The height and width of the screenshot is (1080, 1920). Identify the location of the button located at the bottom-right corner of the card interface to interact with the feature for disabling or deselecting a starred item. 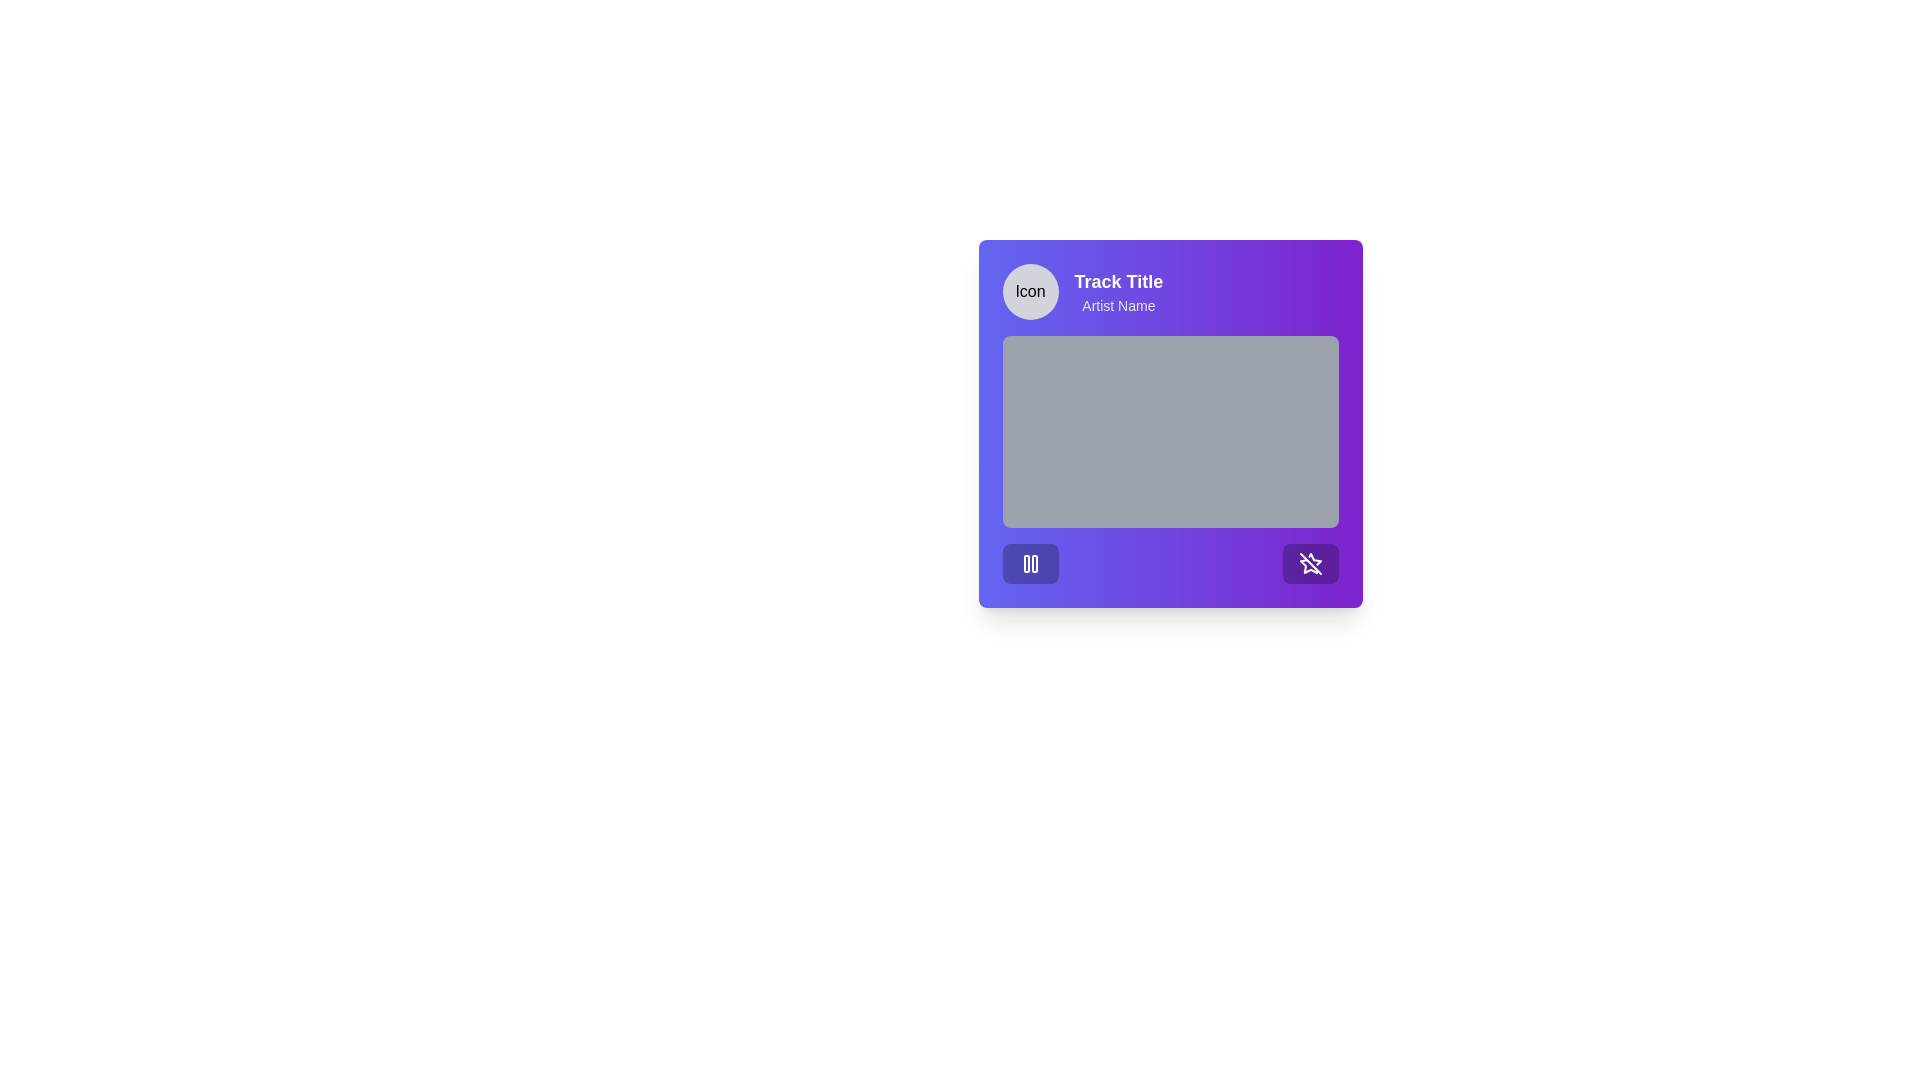
(1310, 563).